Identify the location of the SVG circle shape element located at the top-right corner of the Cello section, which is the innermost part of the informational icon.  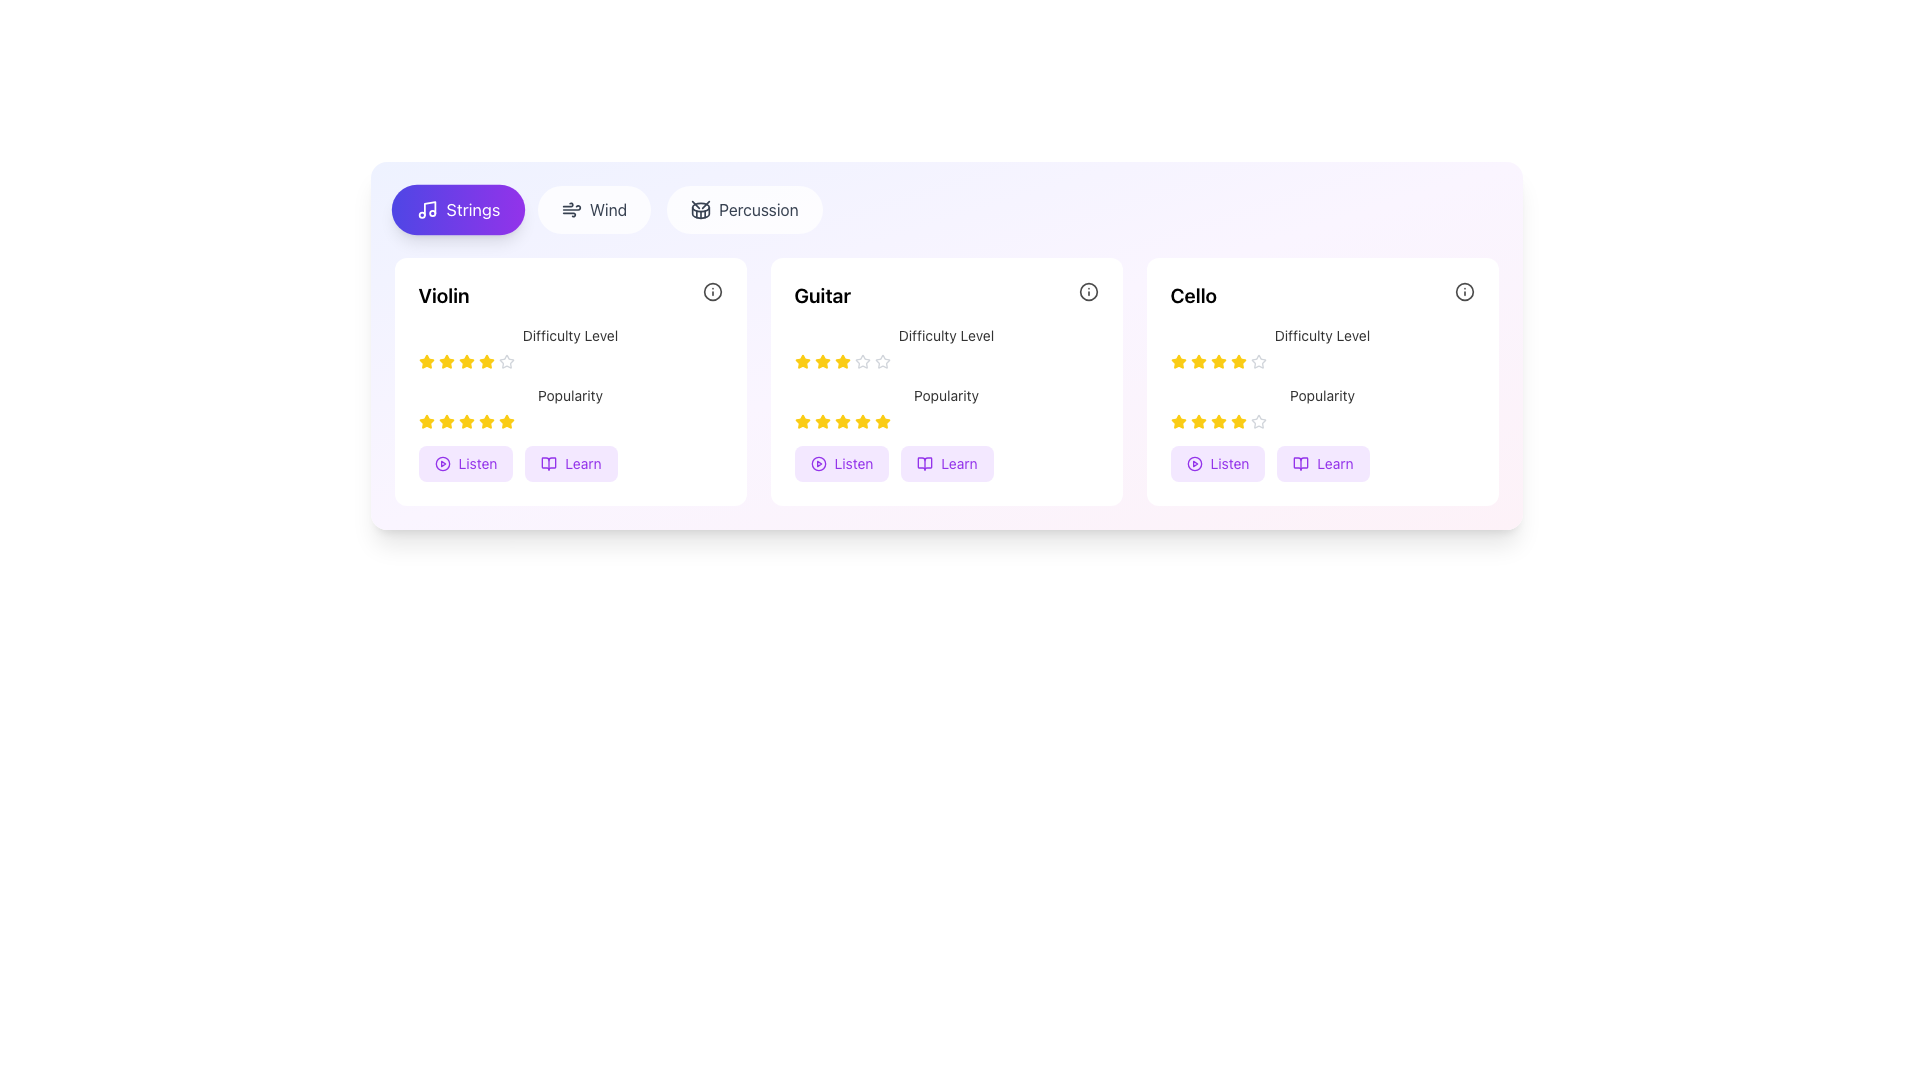
(1464, 292).